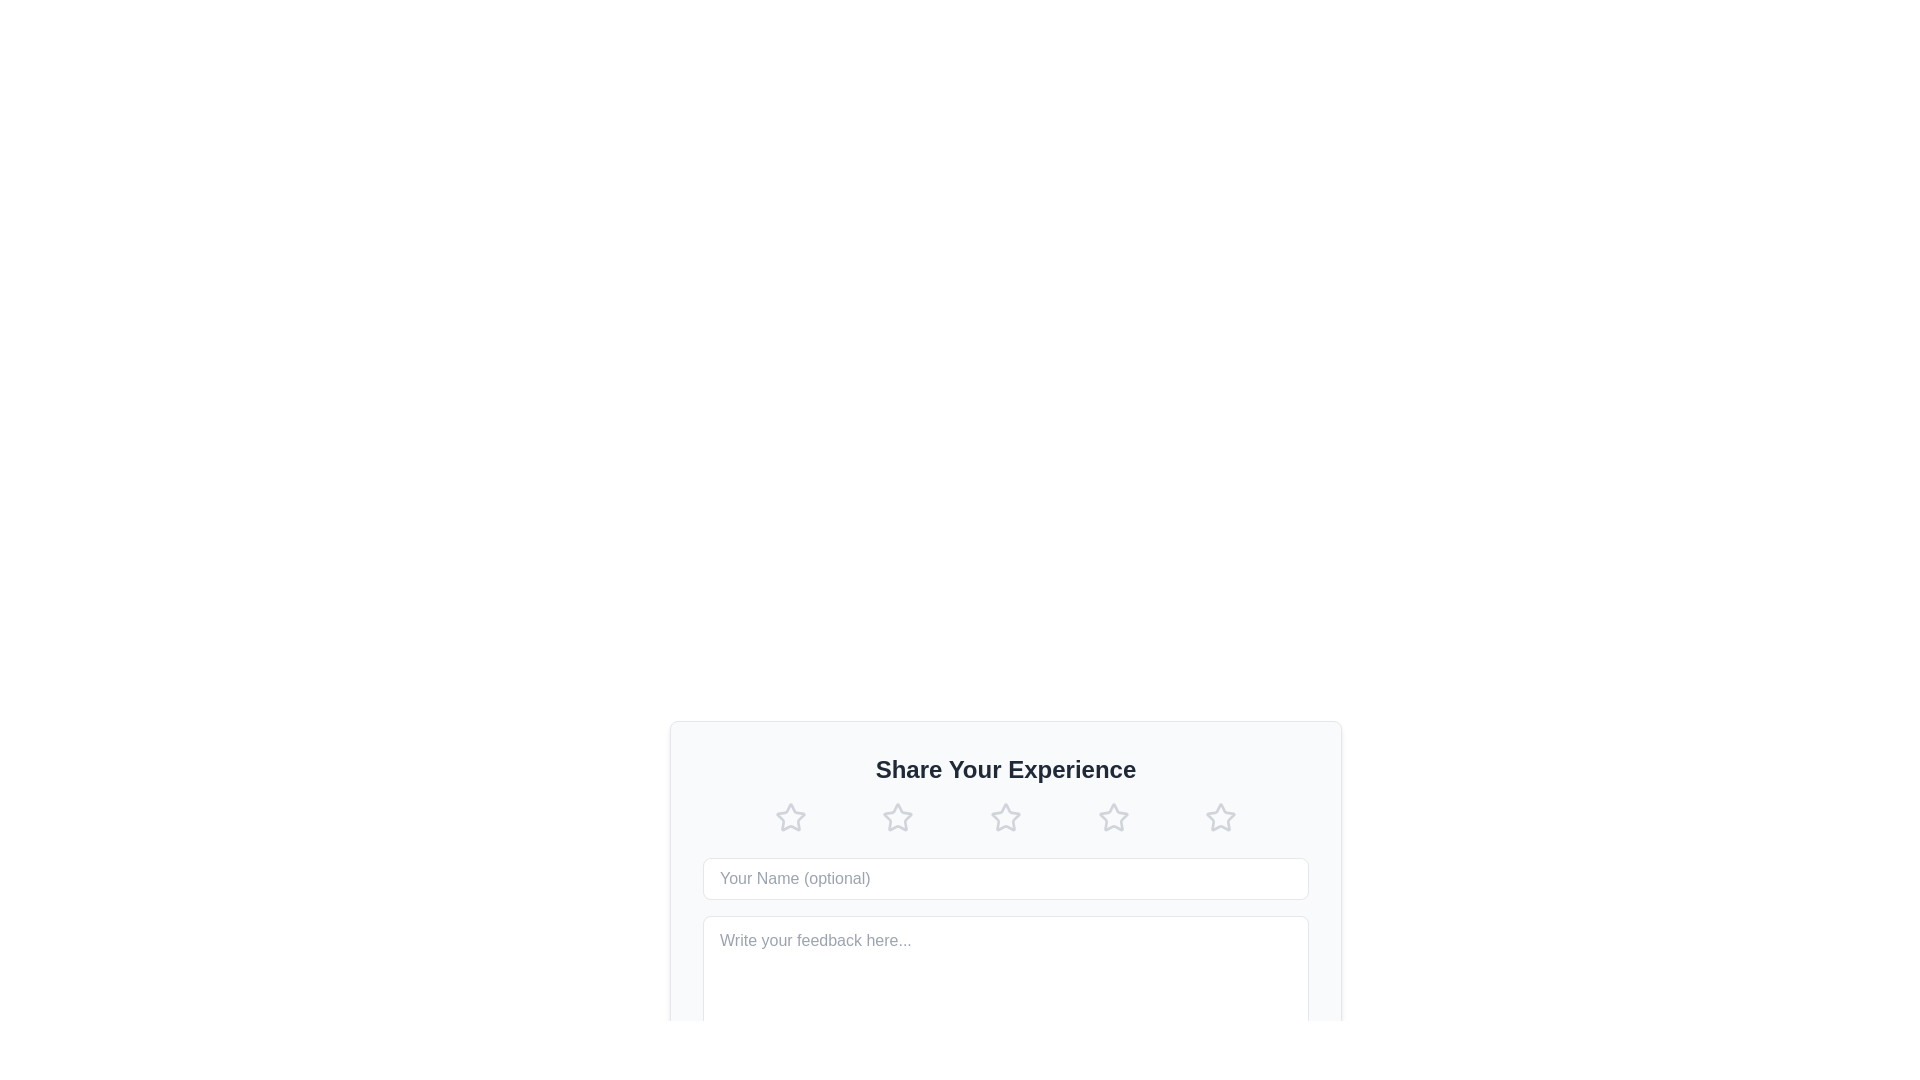 The width and height of the screenshot is (1920, 1080). What do you see at coordinates (1005, 817) in the screenshot?
I see `the third star-shaped icon in the rating section` at bounding box center [1005, 817].